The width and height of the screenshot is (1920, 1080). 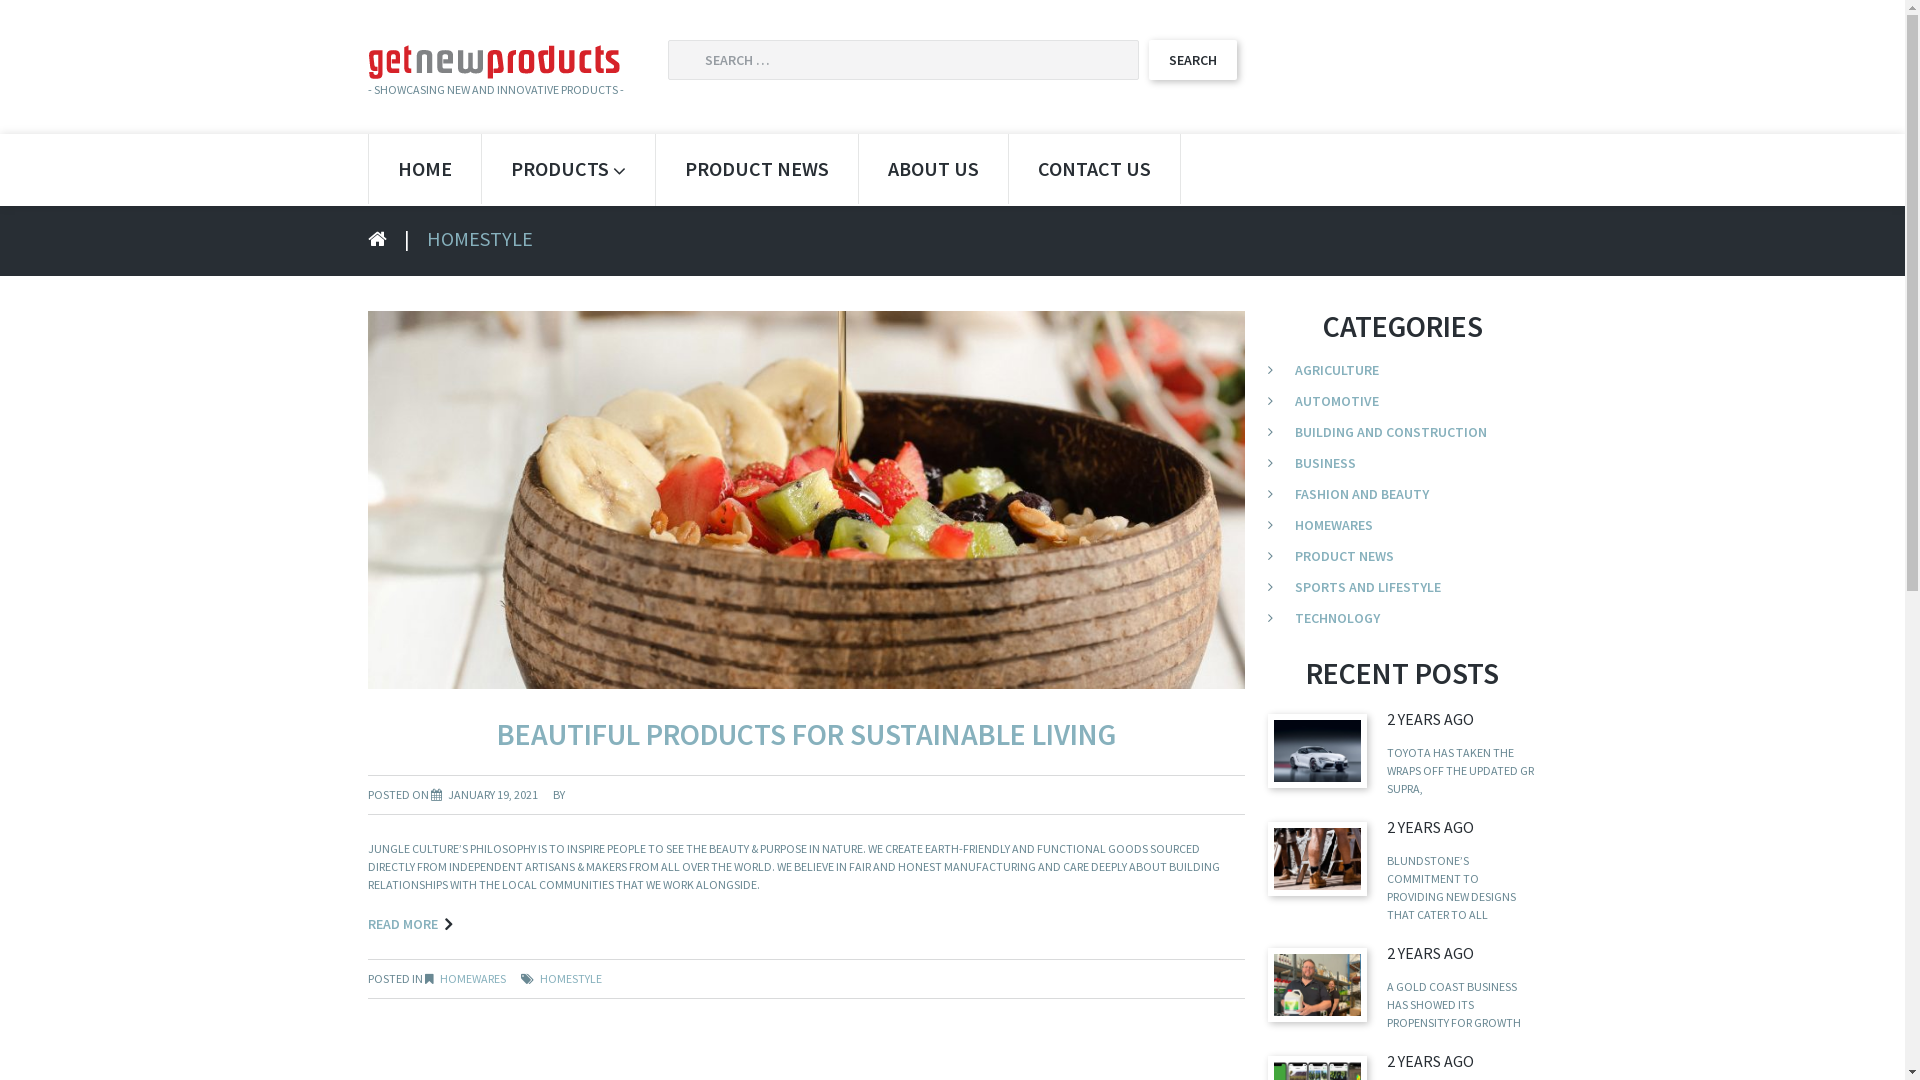 I want to click on 'BUSINESS', so click(x=1325, y=462).